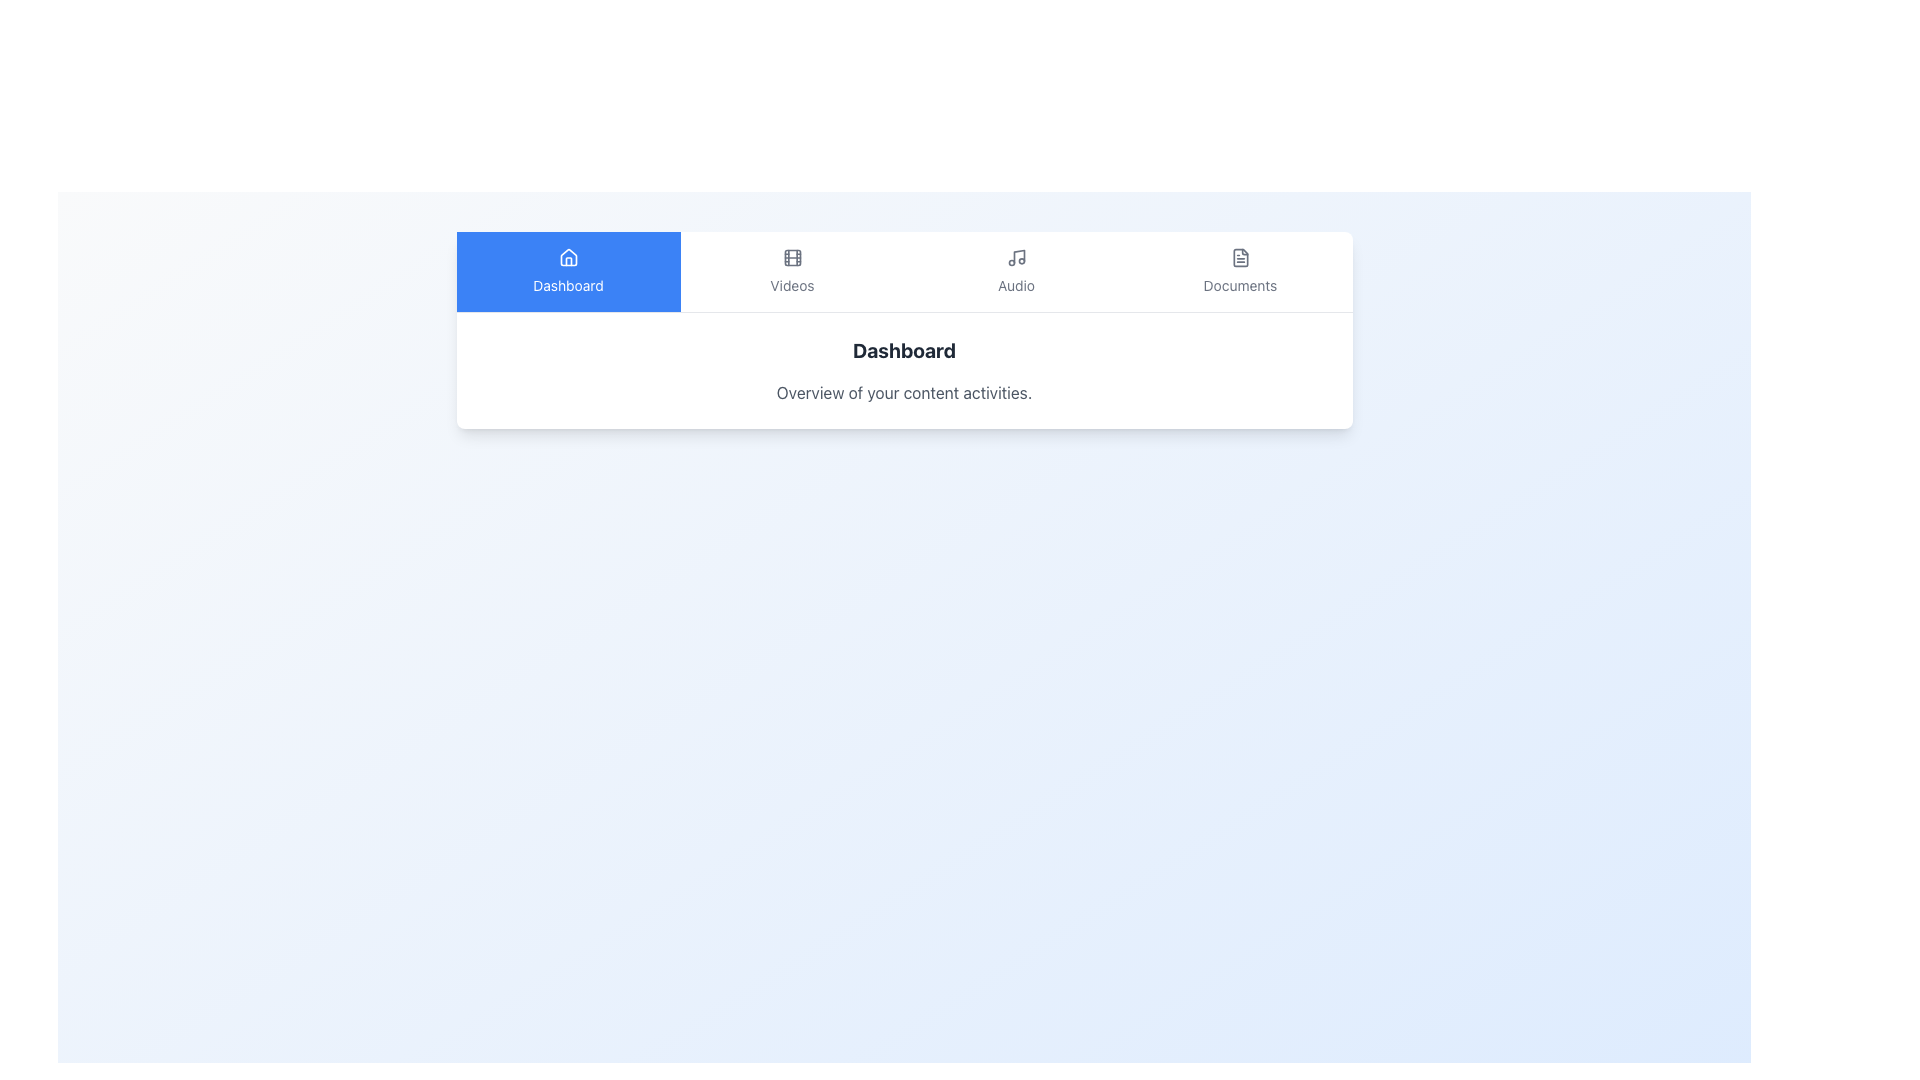  I want to click on one of the menu labels in the navigation bar, so click(903, 272).